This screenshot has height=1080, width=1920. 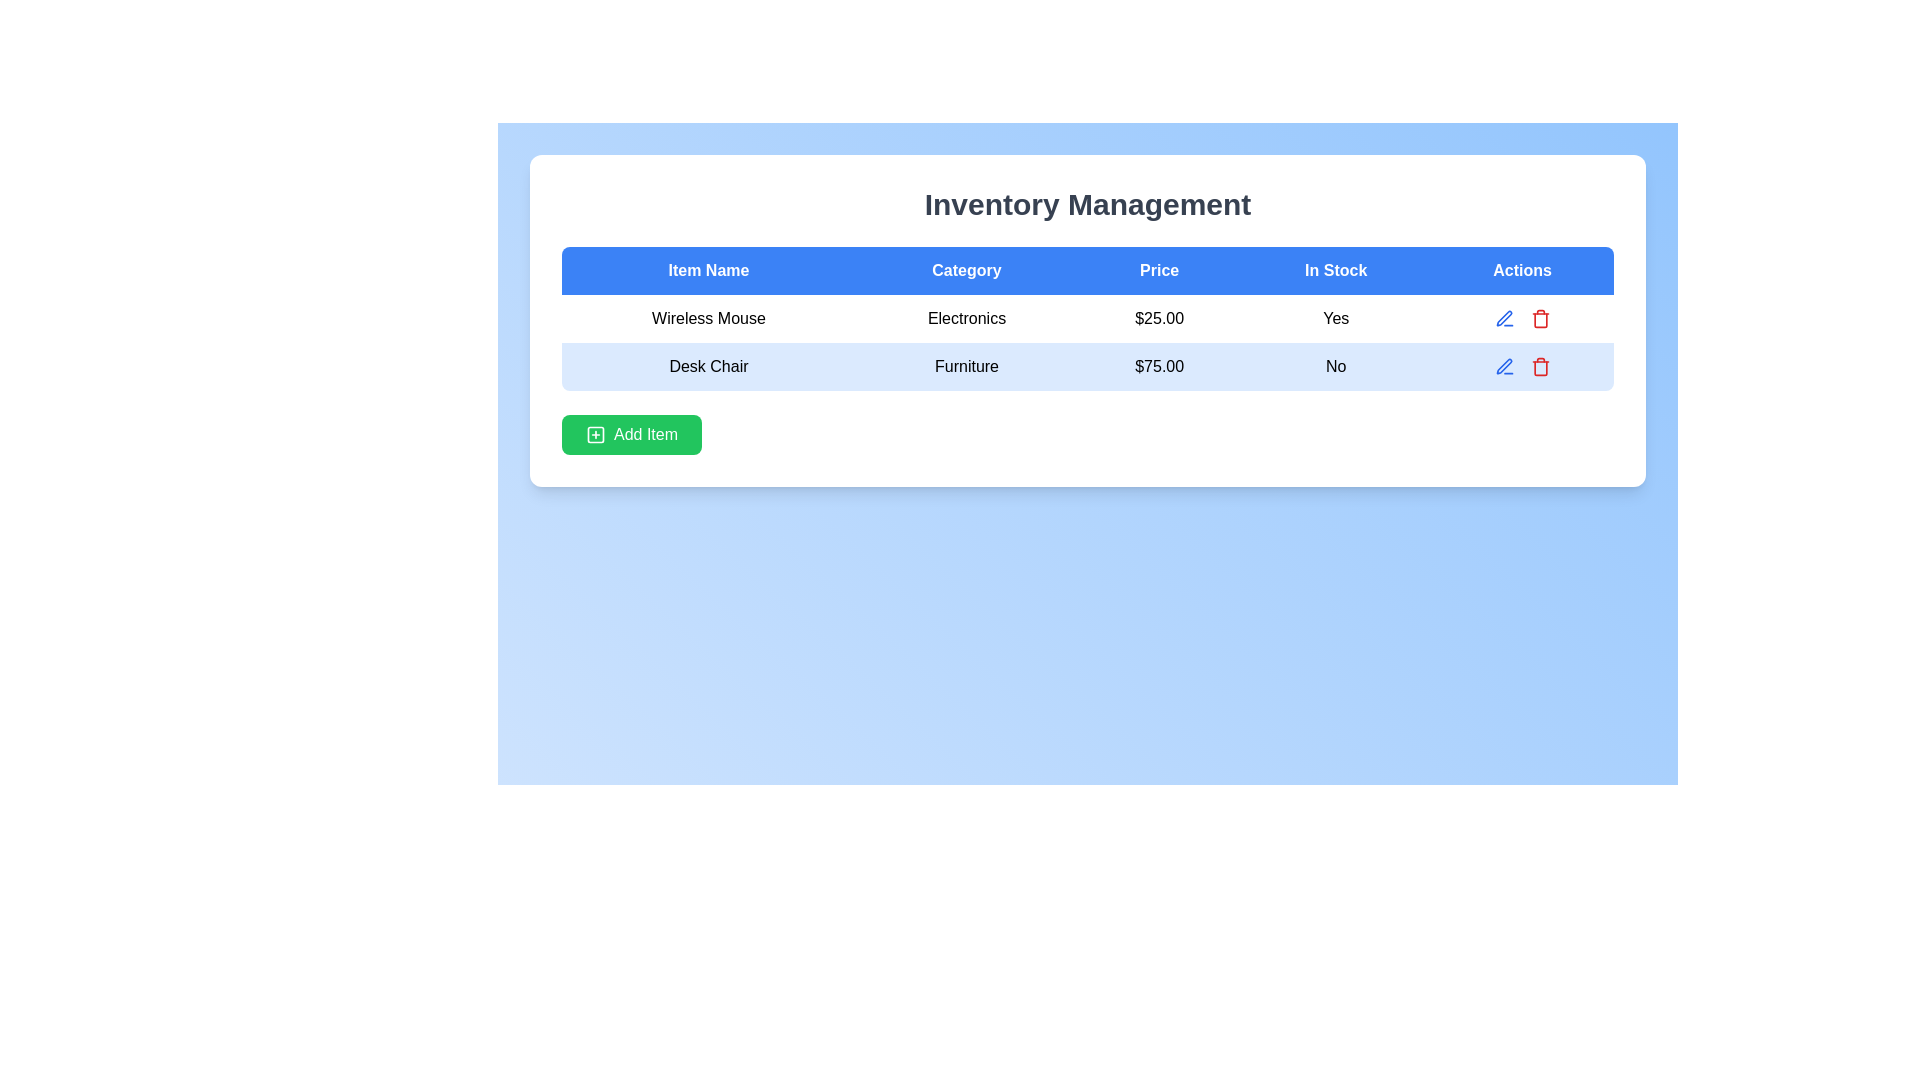 What do you see at coordinates (1336, 270) in the screenshot?
I see `the table header cell containing the text 'In Stock', which is styled with a blue background and white text, positioned between the 'Price' and 'Actions' headers` at bounding box center [1336, 270].